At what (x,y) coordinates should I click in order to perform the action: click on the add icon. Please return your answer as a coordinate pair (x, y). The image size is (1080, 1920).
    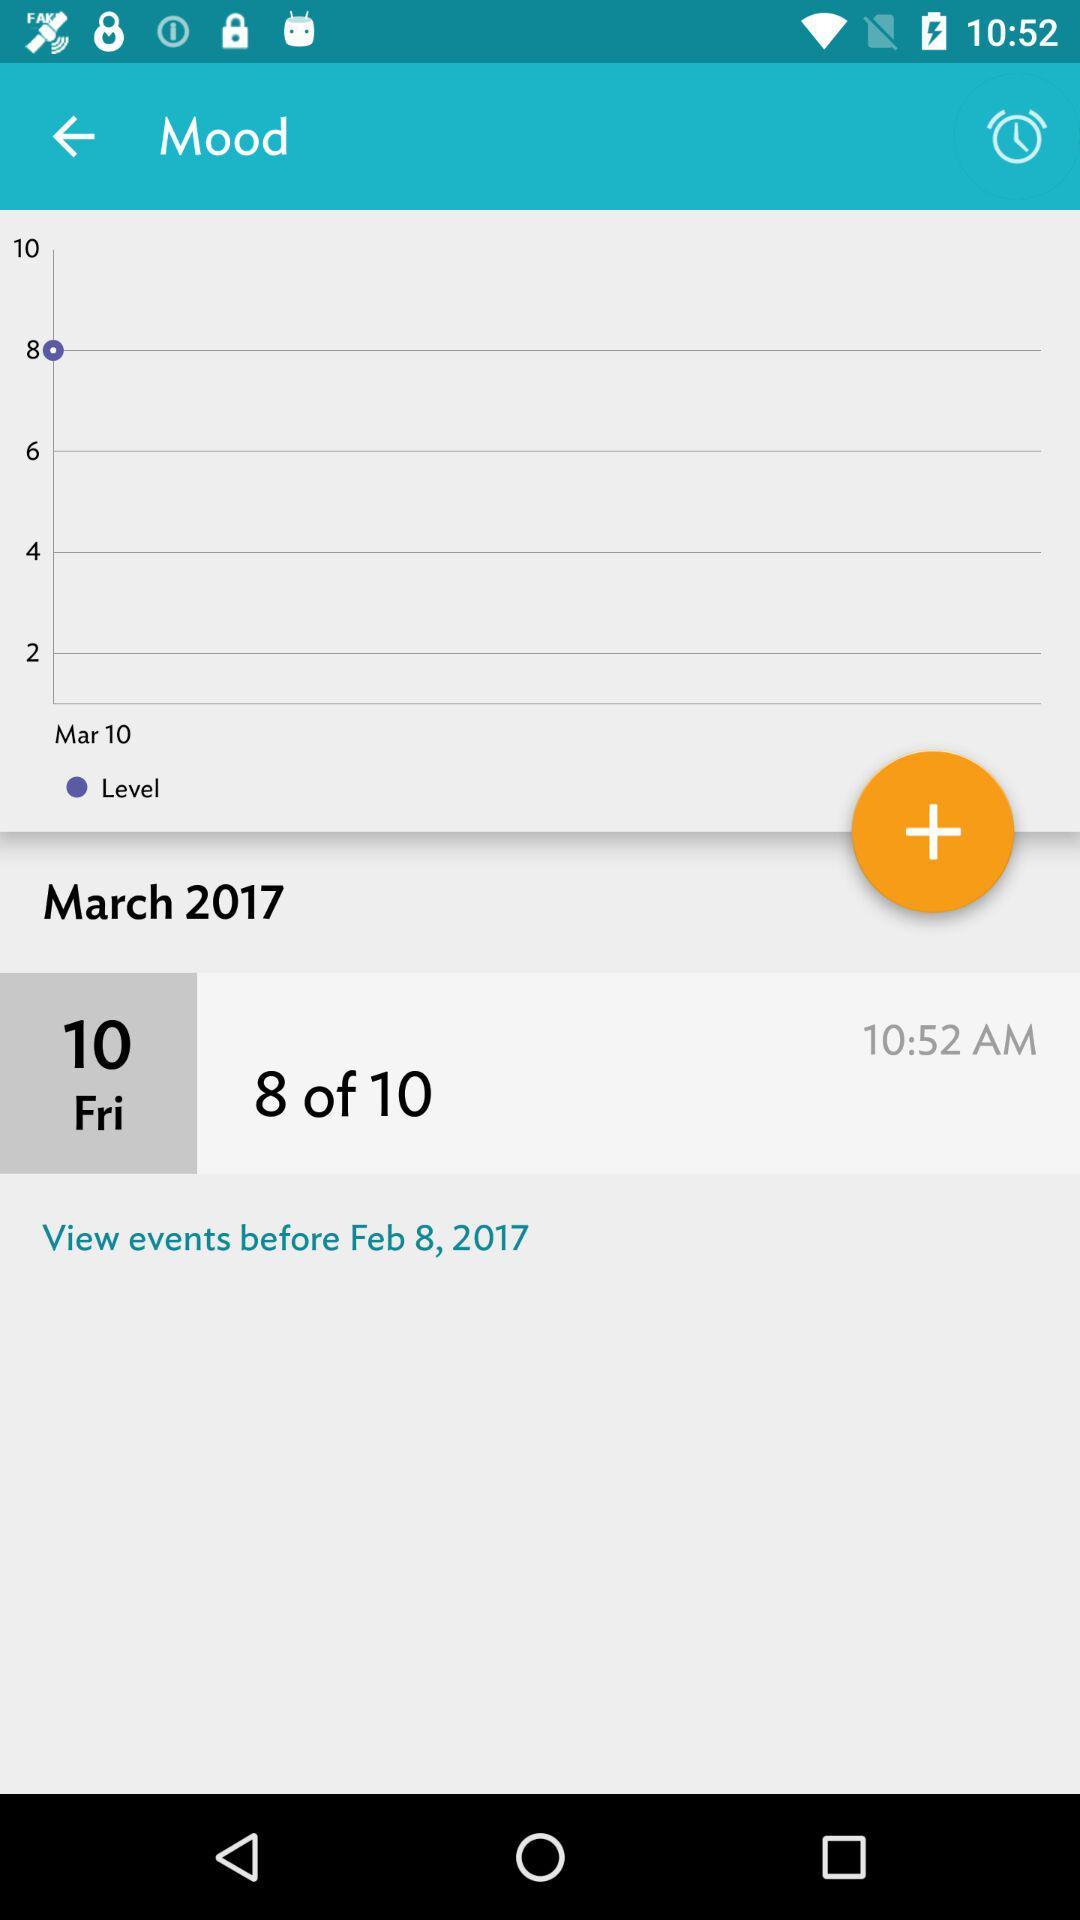
    Looking at the image, I should click on (933, 839).